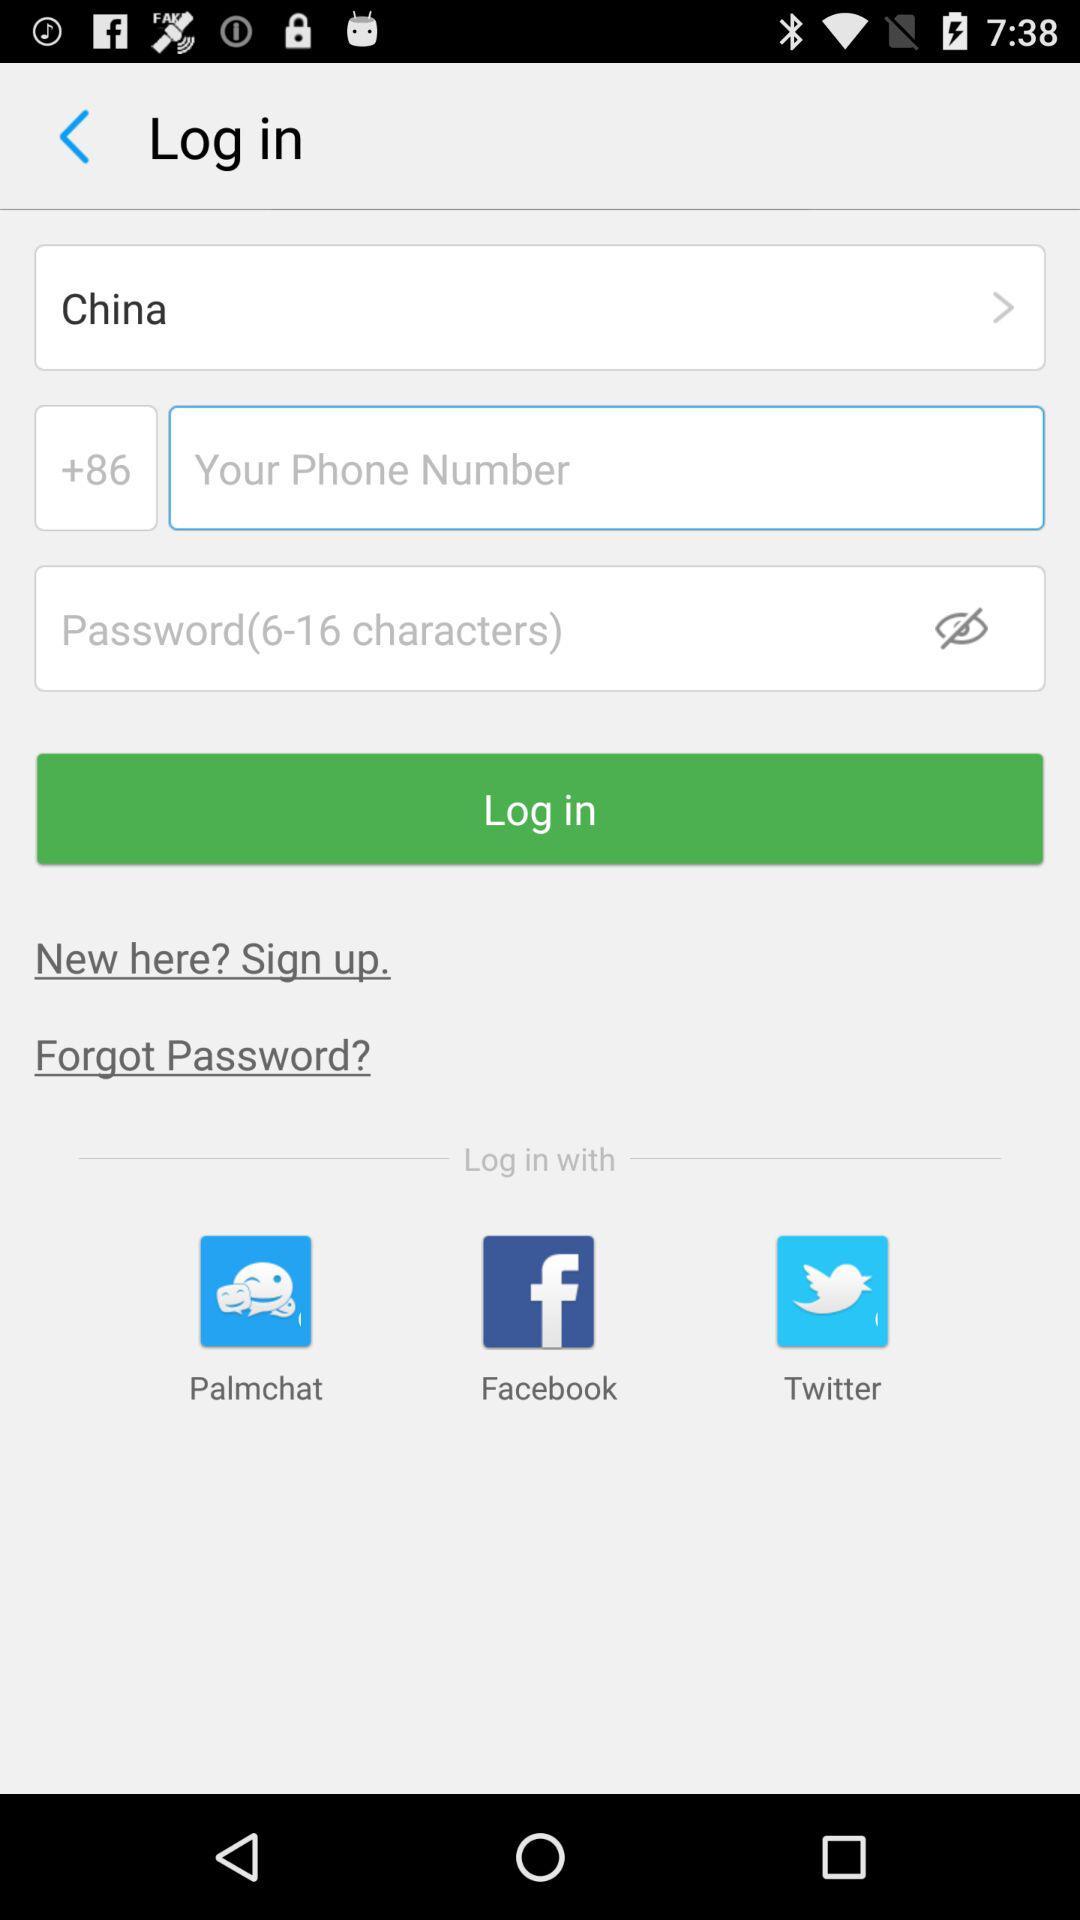 This screenshot has width=1080, height=1920. I want to click on go back, so click(73, 135).